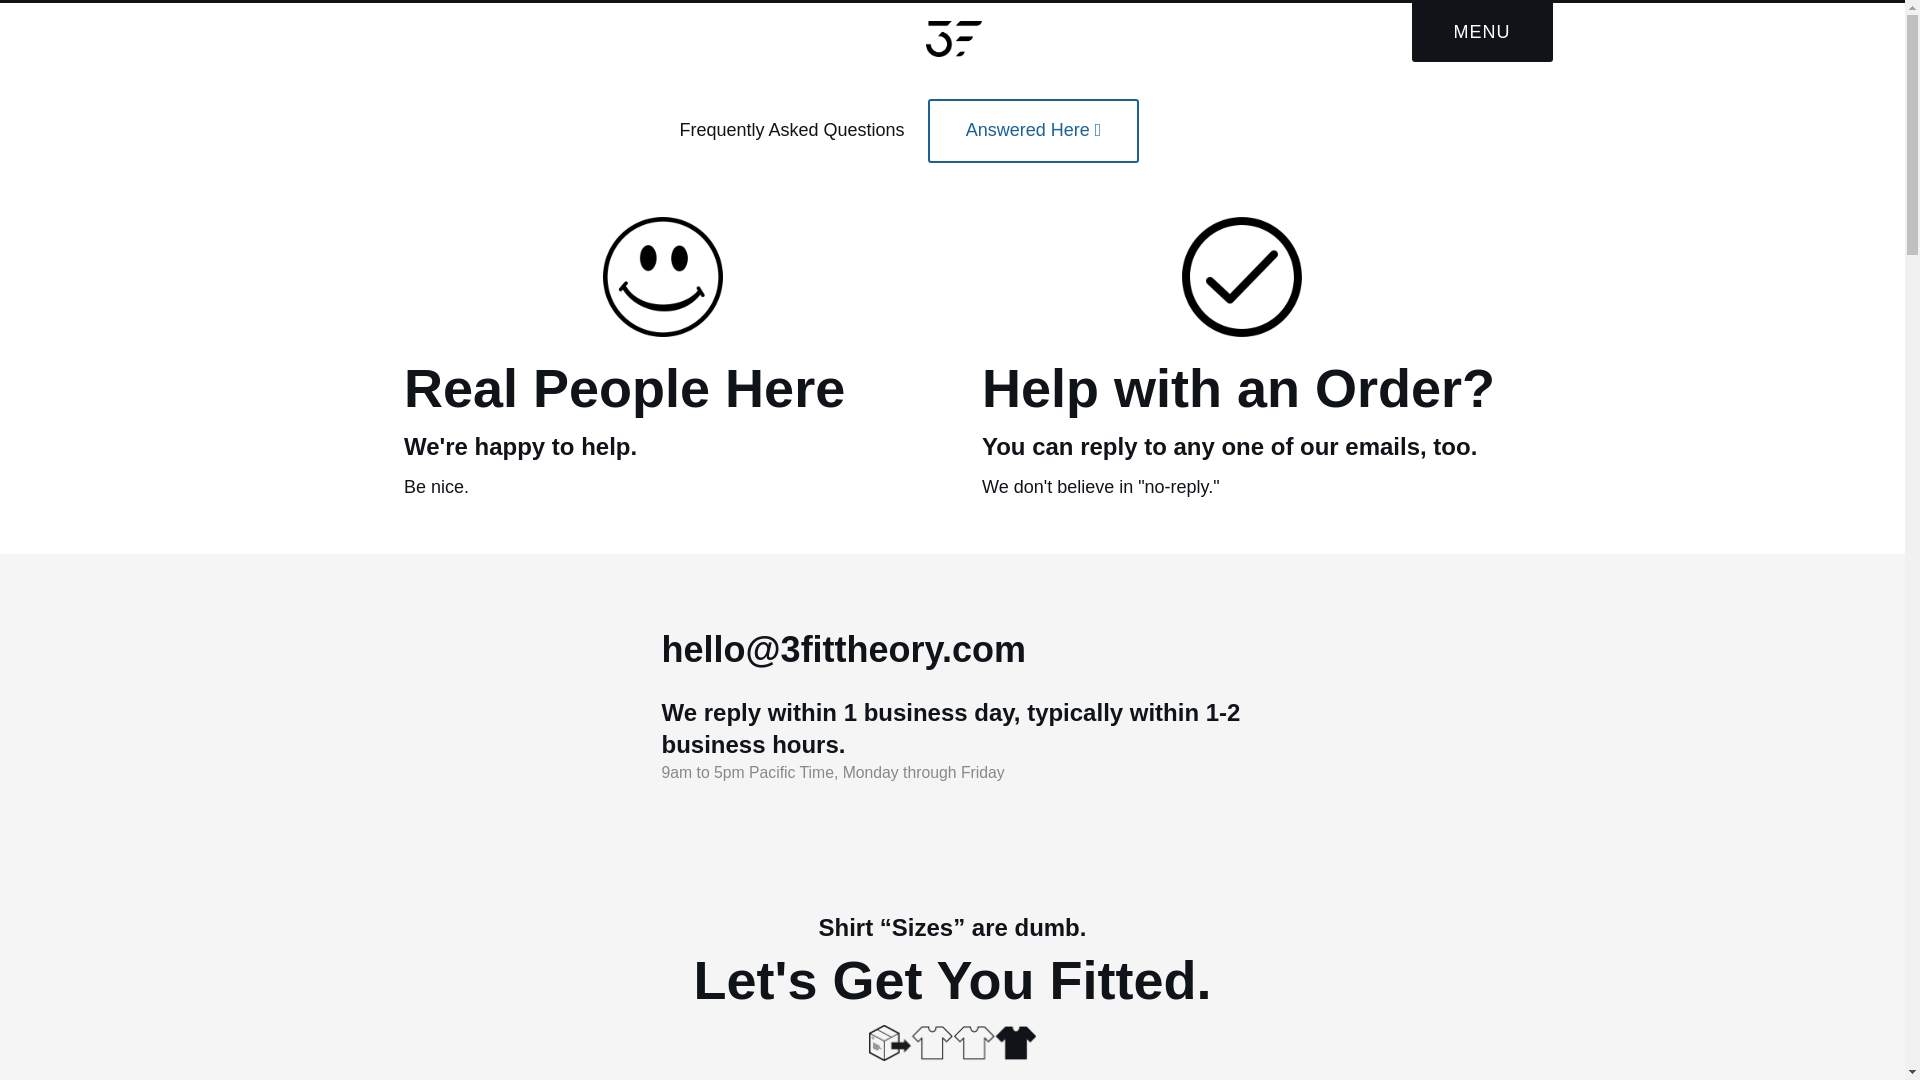 Image resolution: width=1920 pixels, height=1080 pixels. I want to click on 'MENU', so click(1482, 32).